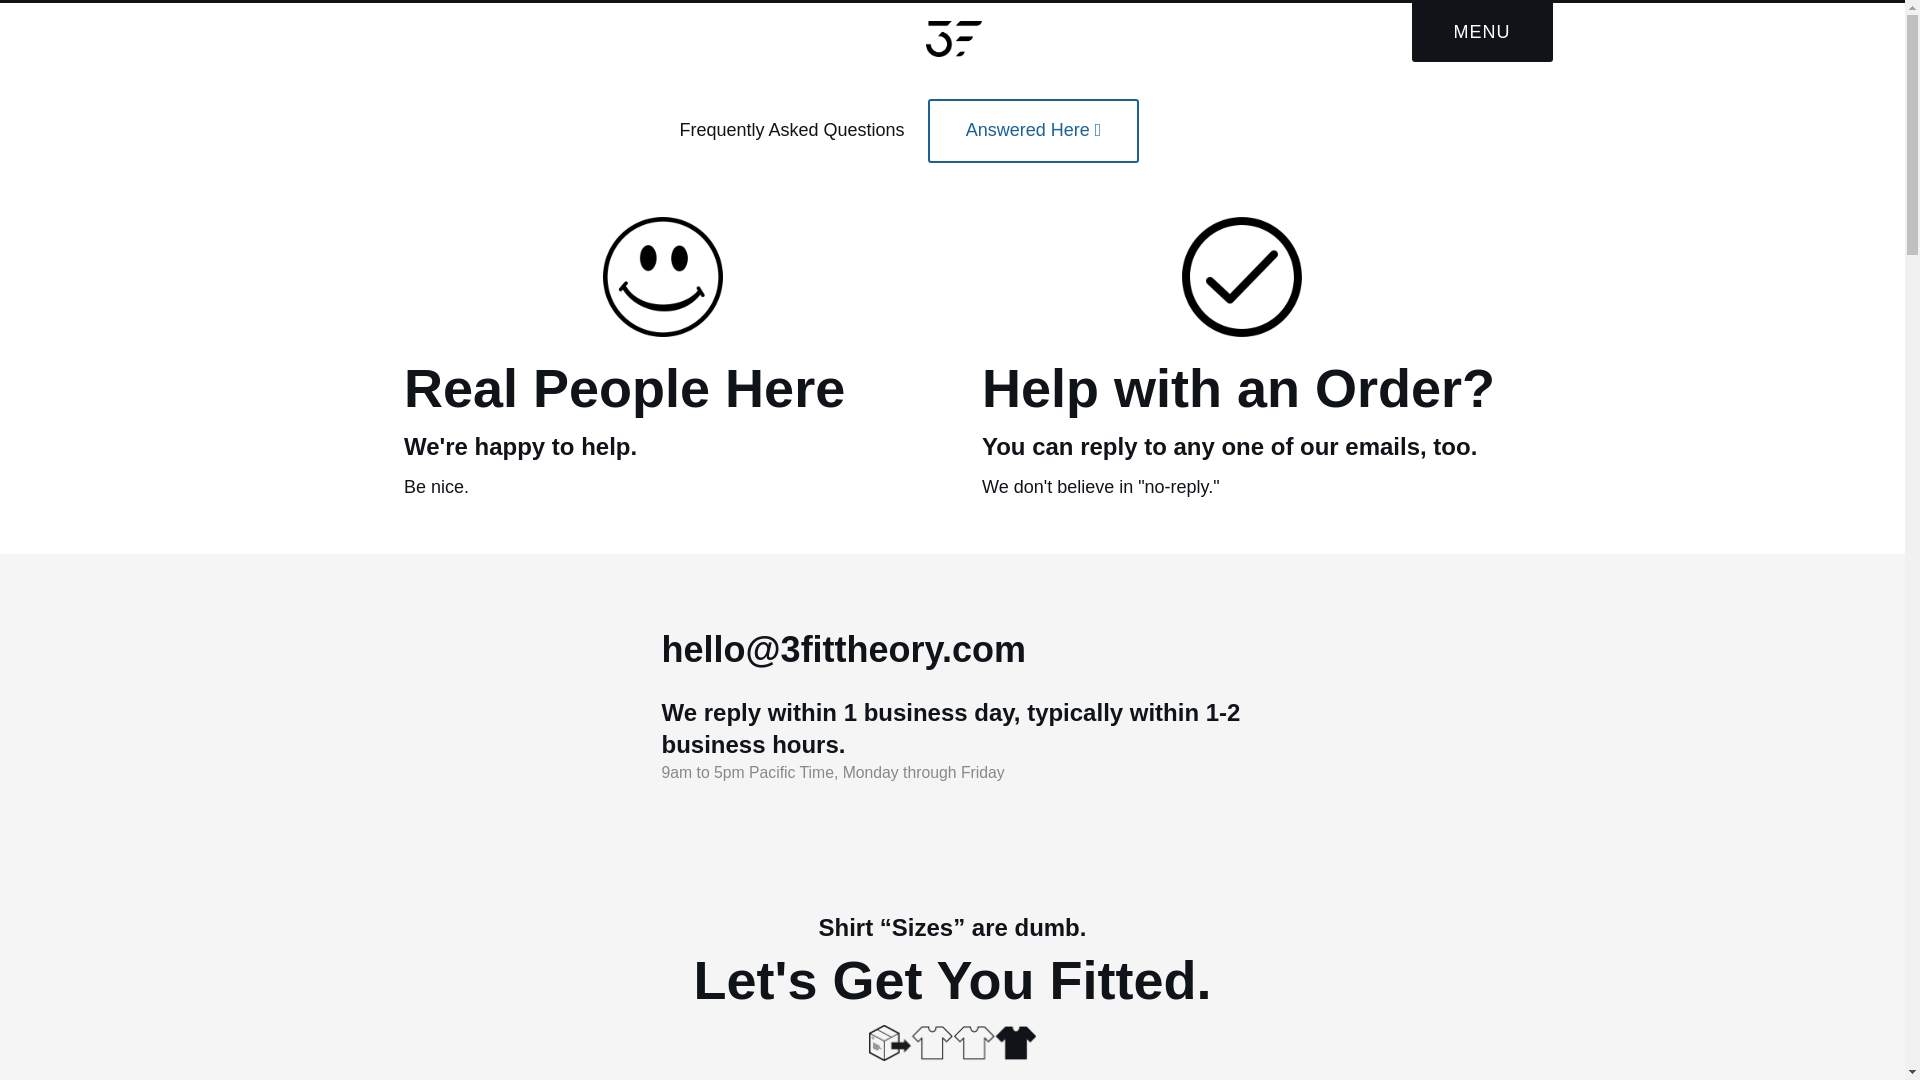 Image resolution: width=1920 pixels, height=1080 pixels. I want to click on 'MENU', so click(1482, 32).